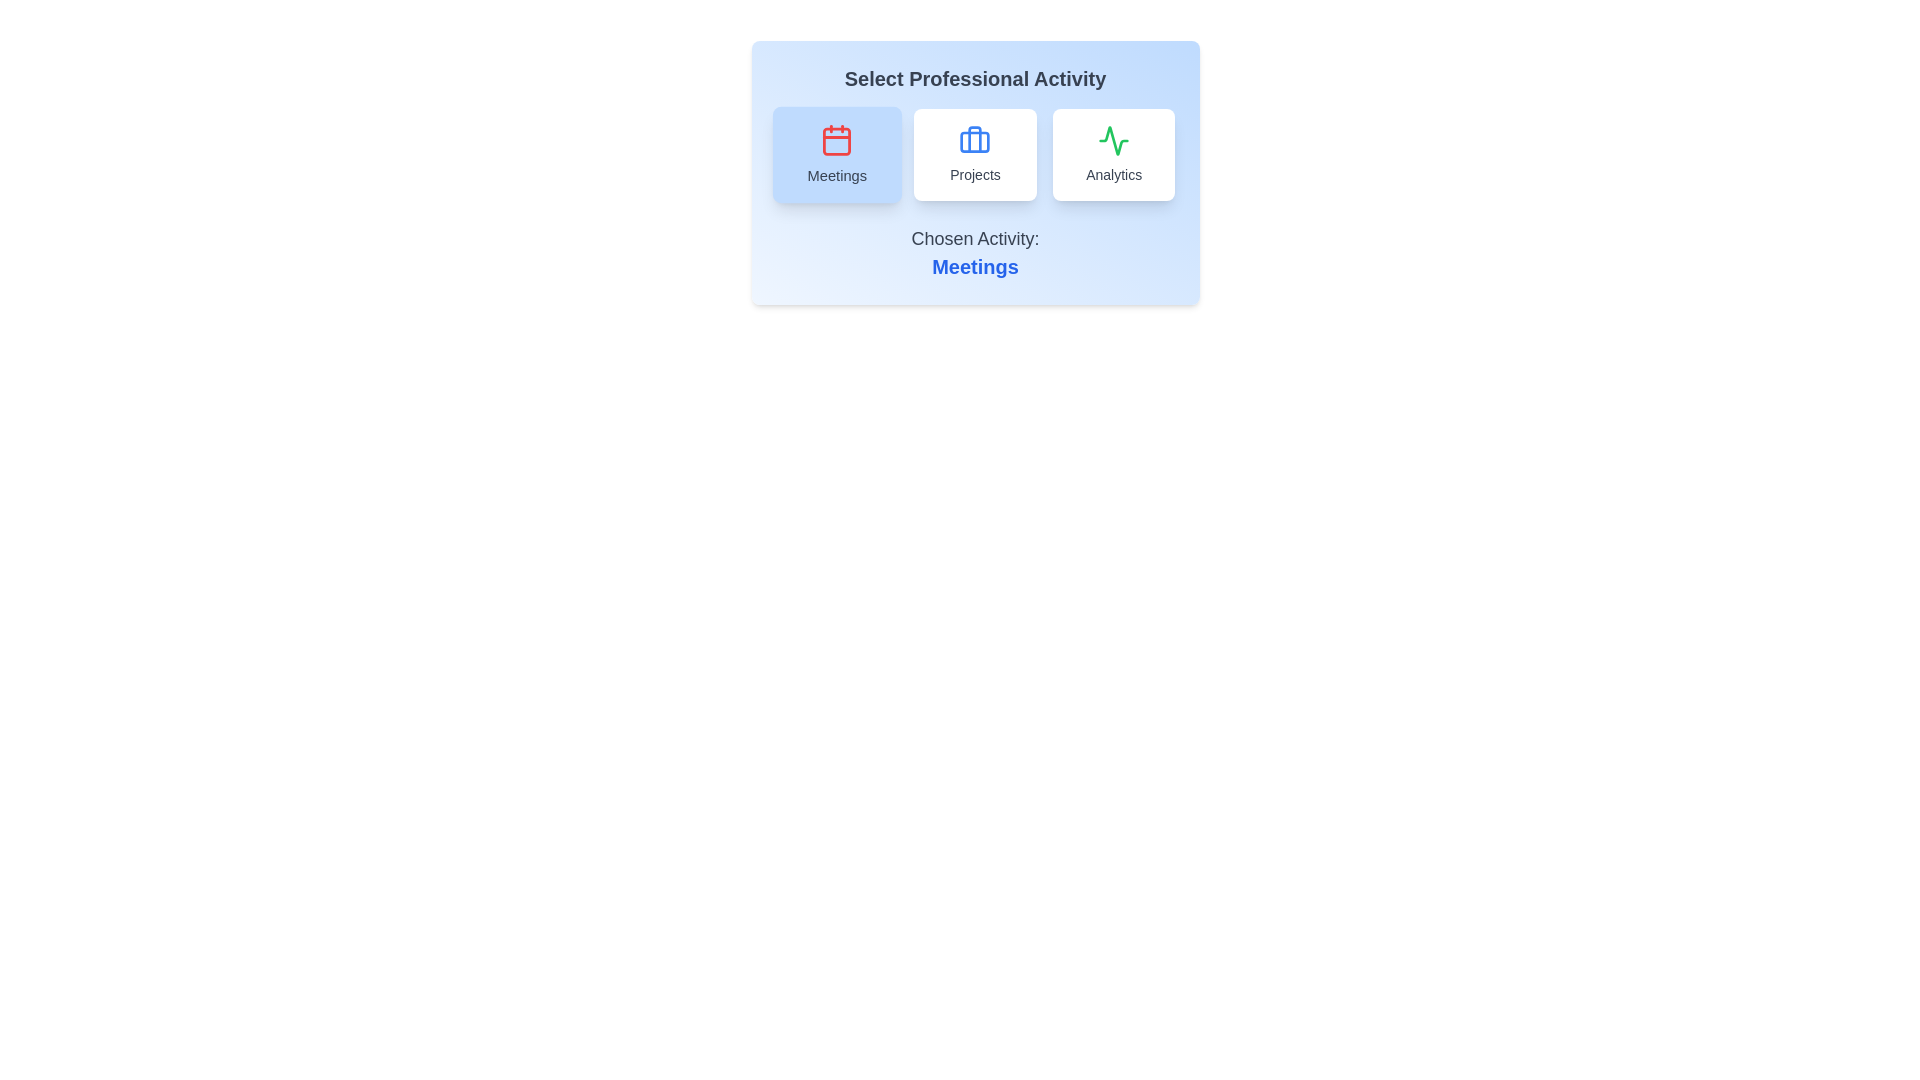 This screenshot has height=1080, width=1920. Describe the element at coordinates (975, 153) in the screenshot. I see `the button corresponding to the activity Projects to select it` at that location.